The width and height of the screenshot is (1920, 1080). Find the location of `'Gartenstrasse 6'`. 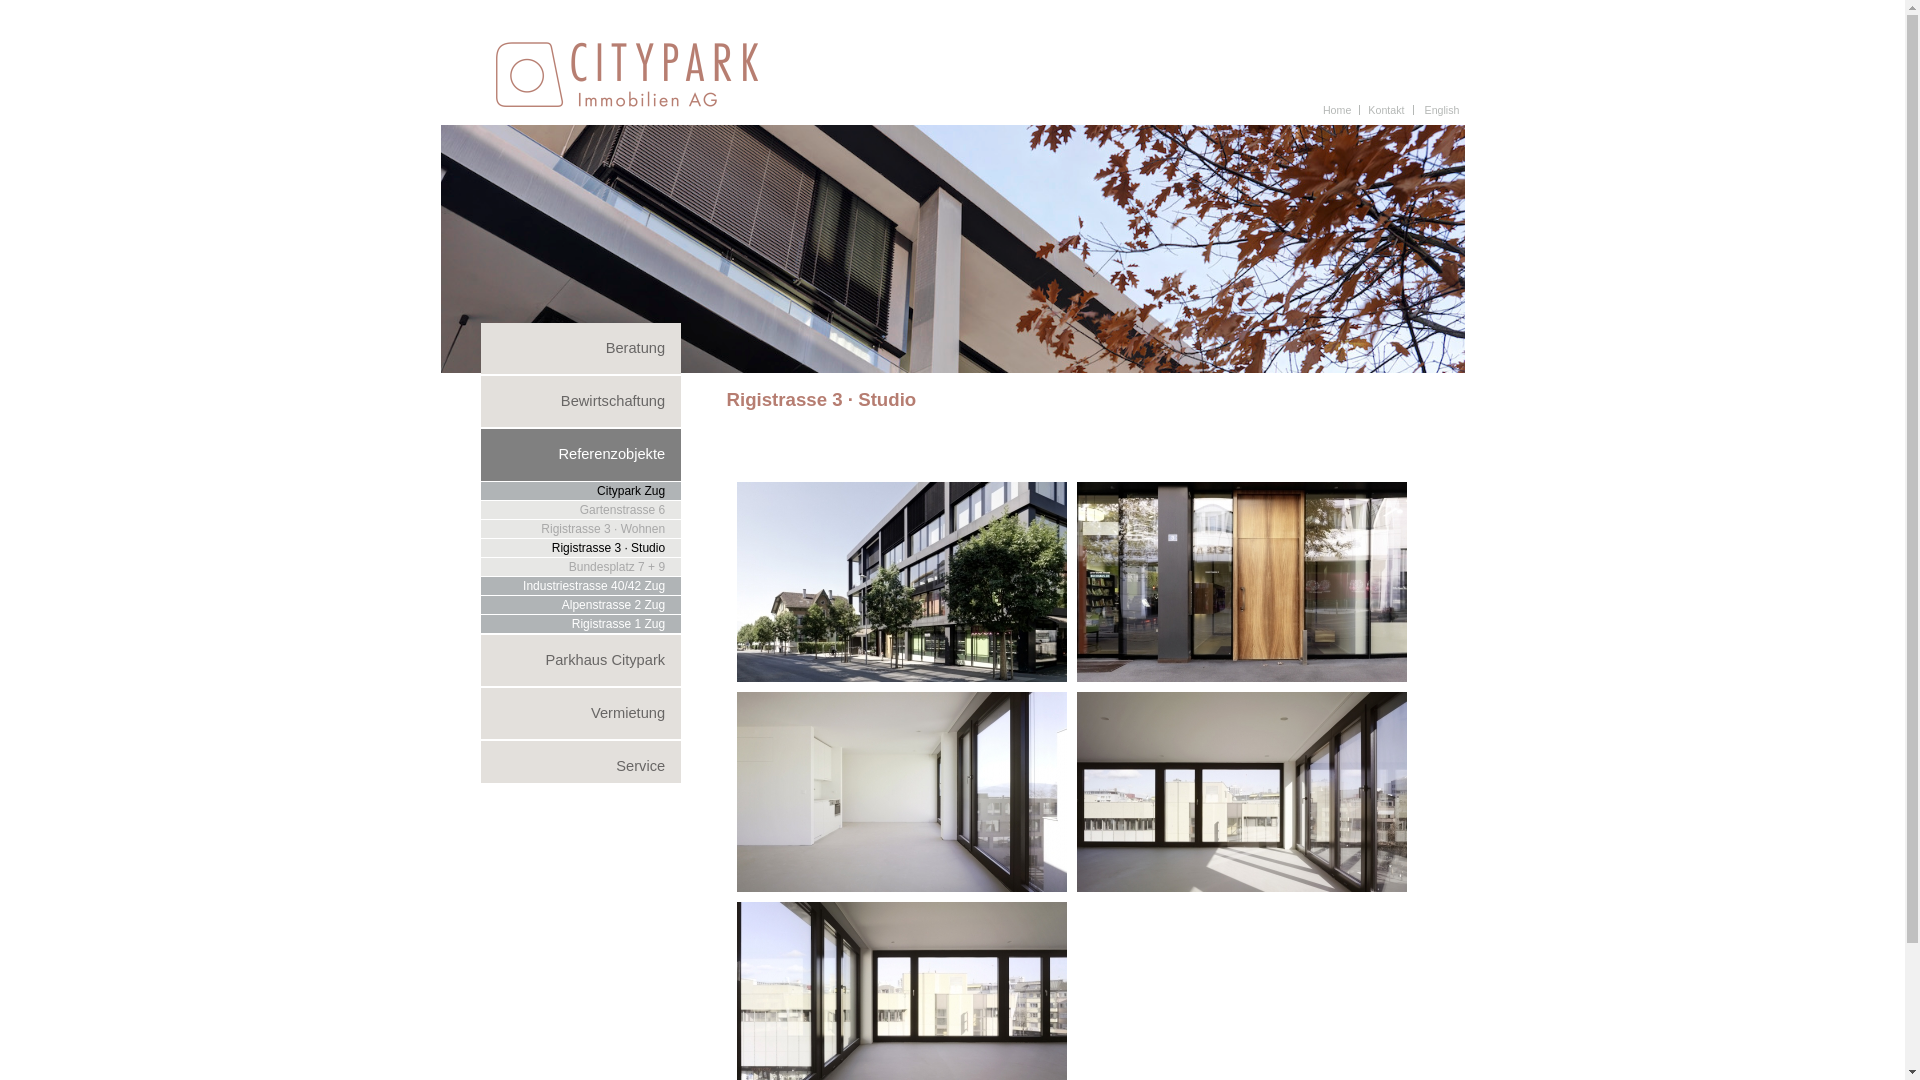

'Gartenstrasse 6' is located at coordinates (480, 508).